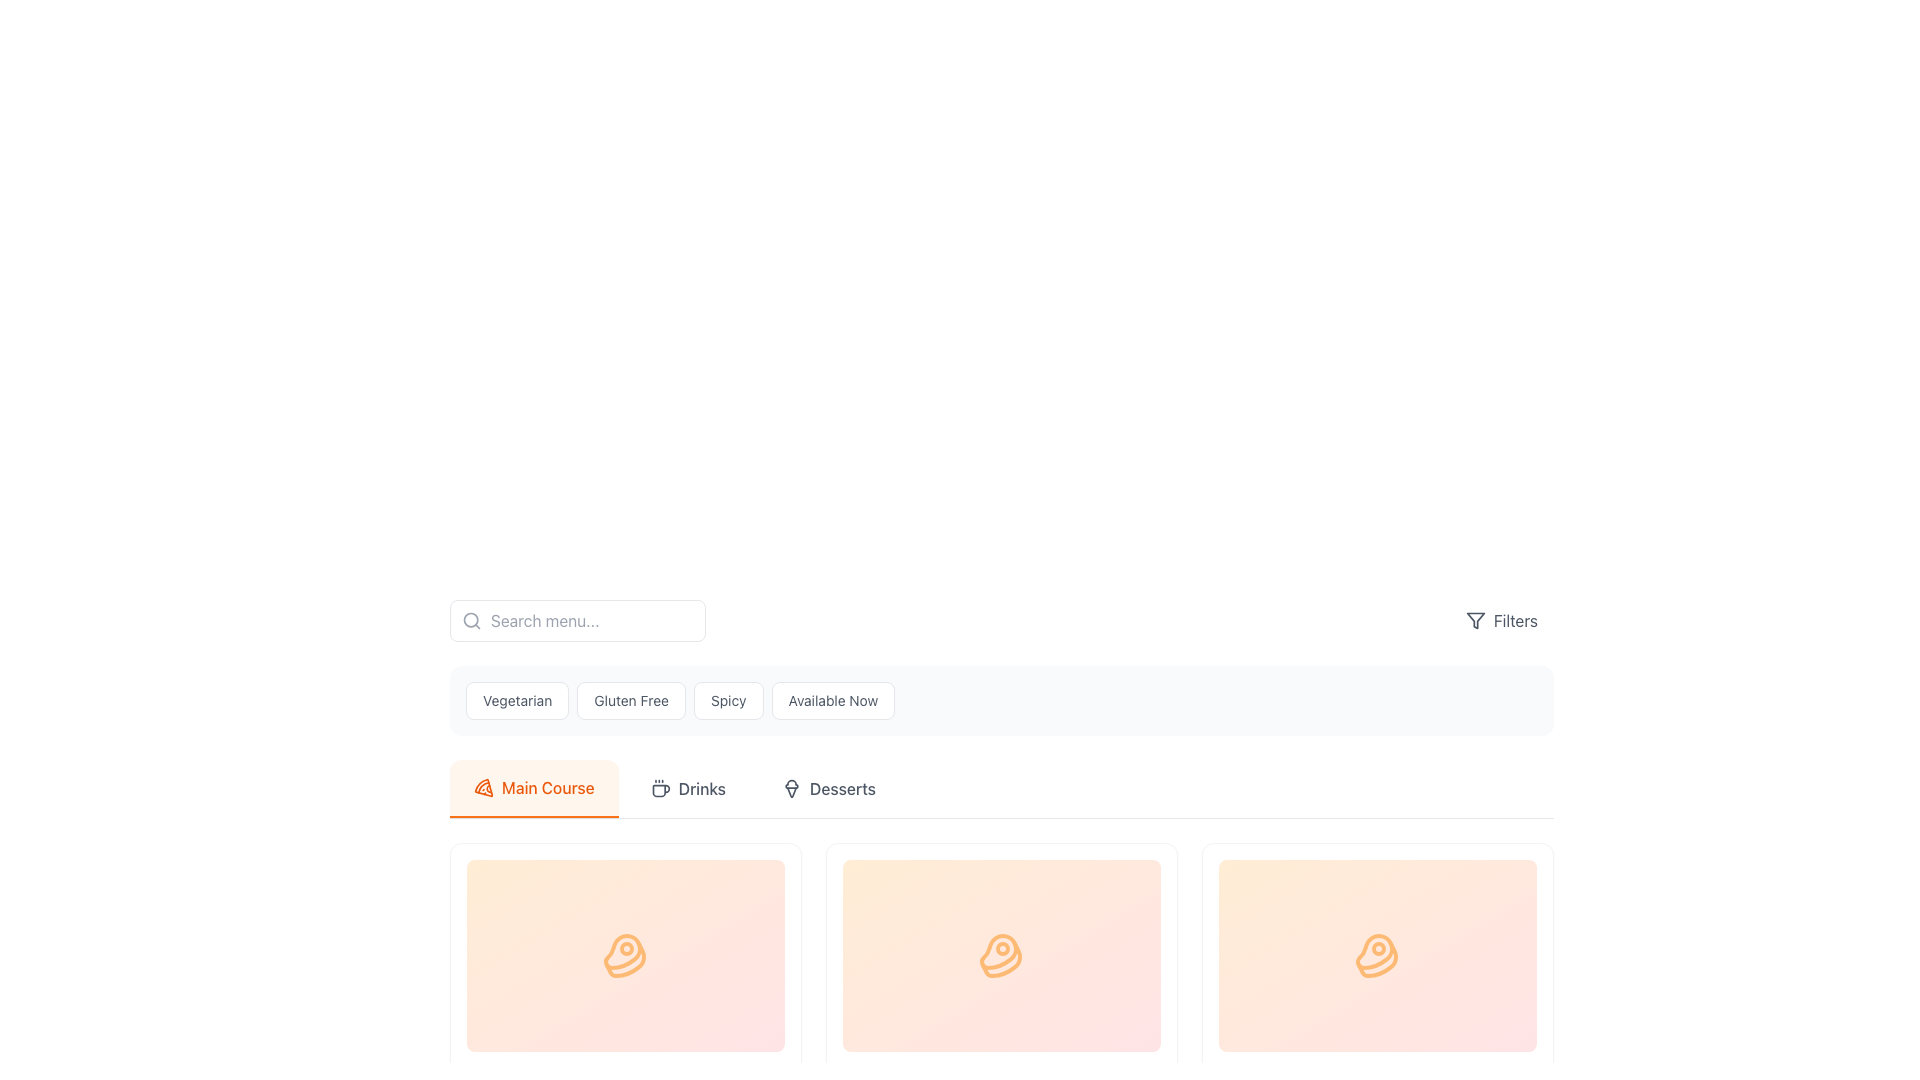  What do you see at coordinates (517, 700) in the screenshot?
I see `the 'Vegetarian' filter button located in the upper-middle portion of the interface` at bounding box center [517, 700].